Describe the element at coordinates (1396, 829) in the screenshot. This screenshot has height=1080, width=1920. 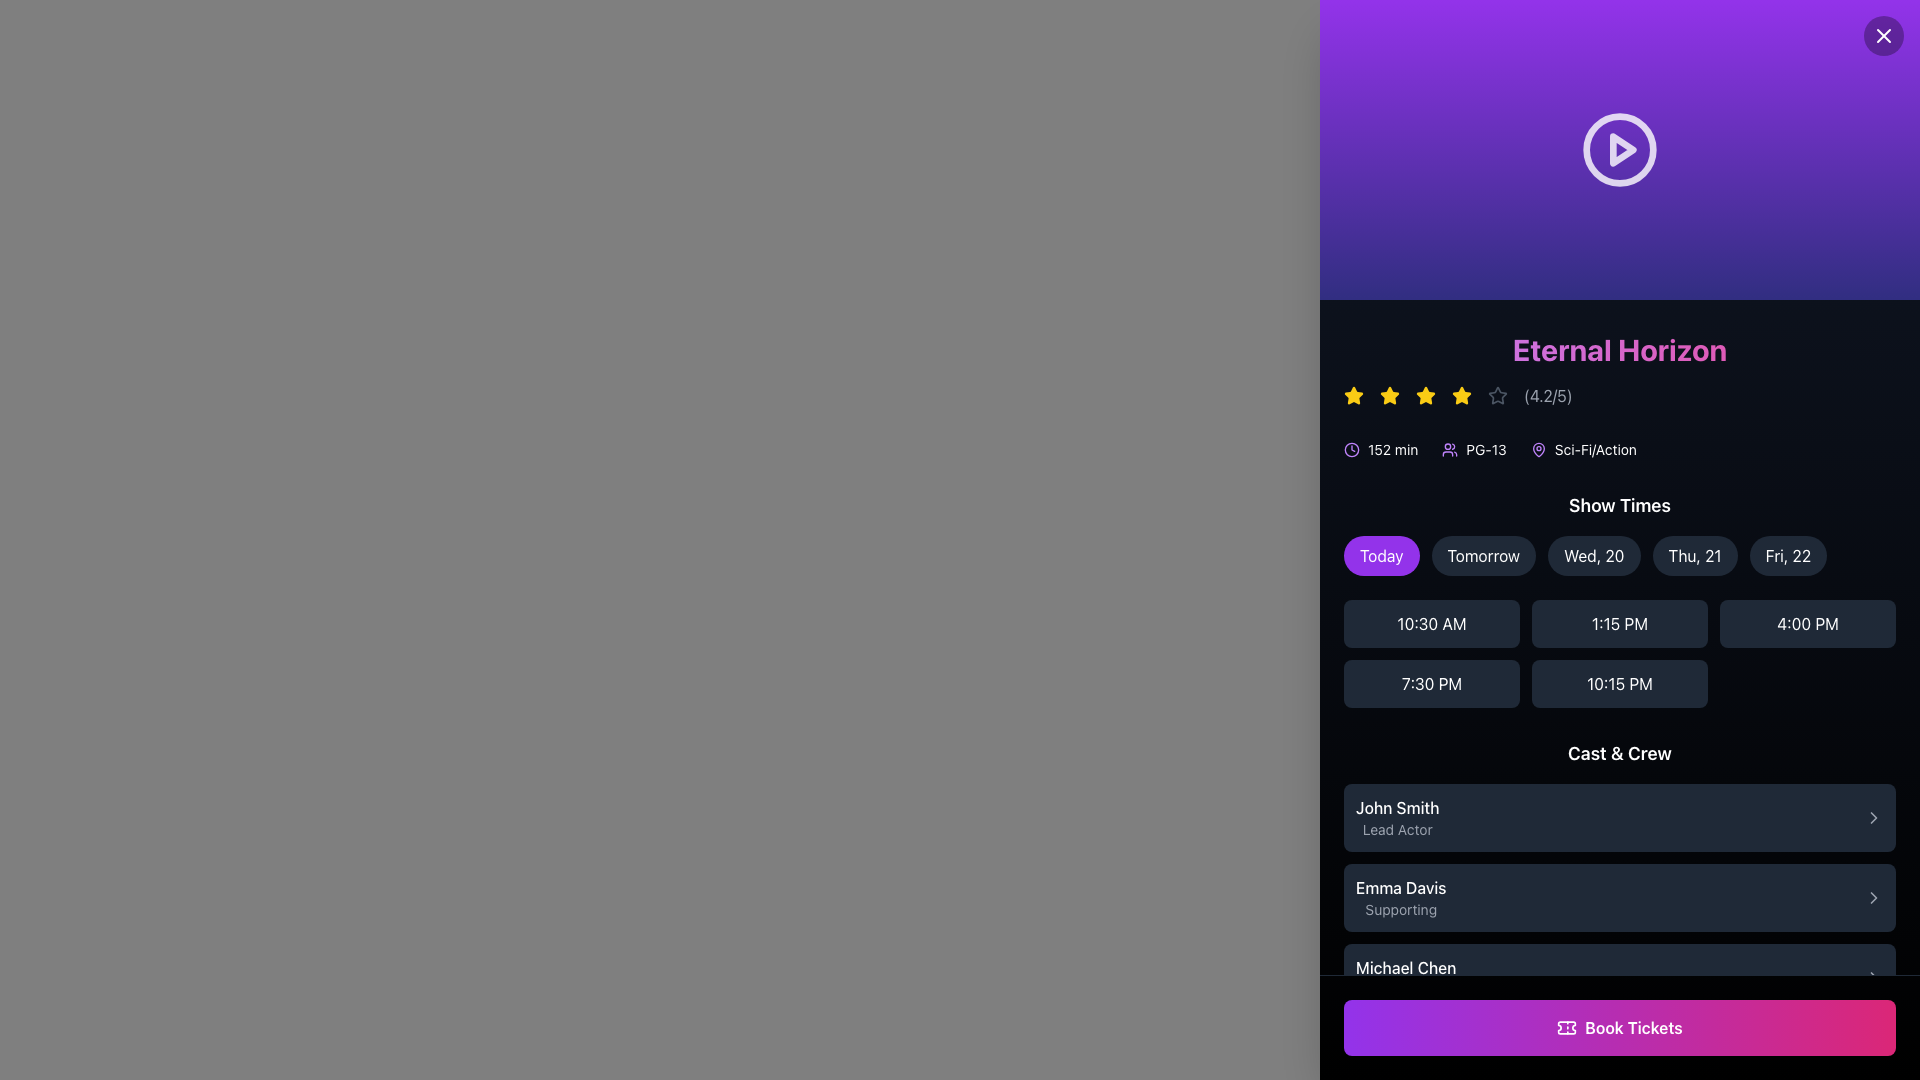
I see `the text label displaying 'Lead Actor' which is styled in a small-sized, gray font and located underneath 'John Smith' in the 'Cast & Crew' section` at that location.